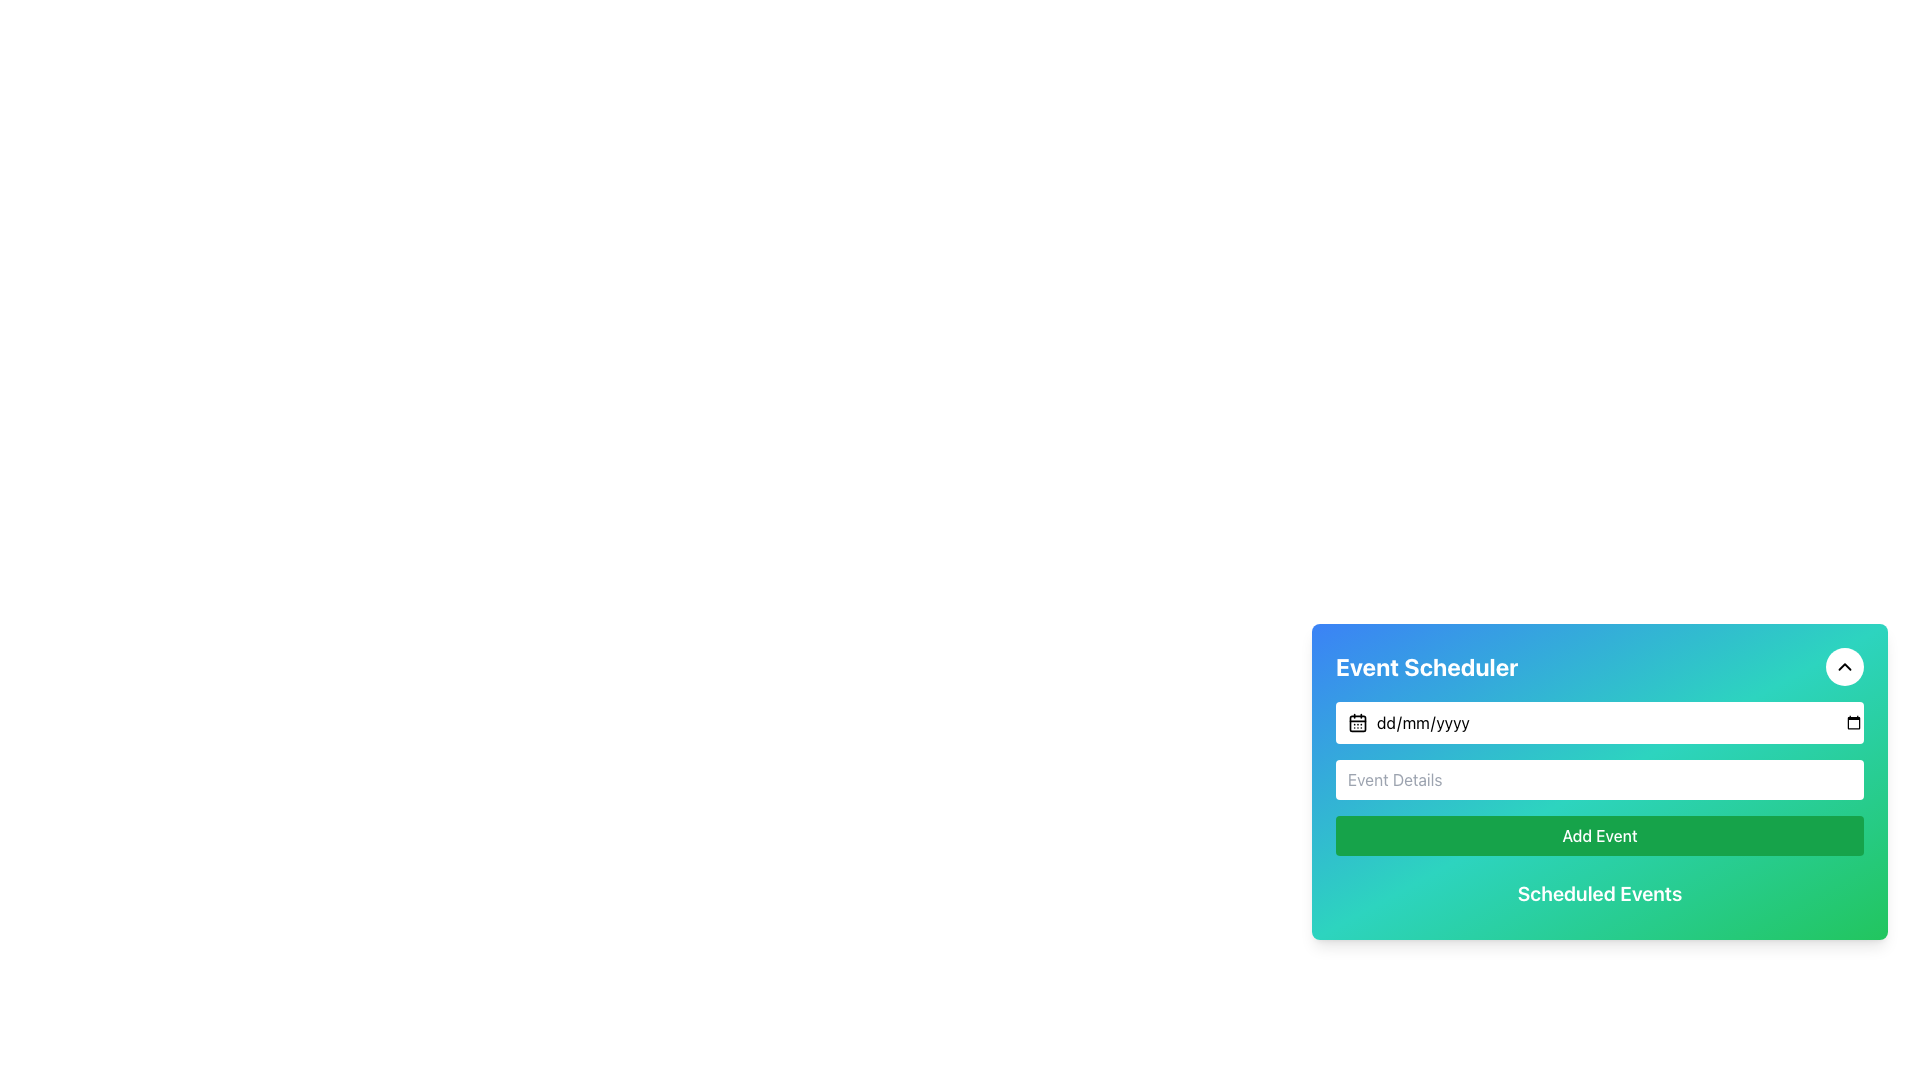 Image resolution: width=1920 pixels, height=1080 pixels. Describe the element at coordinates (1598, 893) in the screenshot. I see `the Text Label that serves as a section header for scheduled events, located at the bottom of the 'Event Scheduler' card, directly below the 'Add Event' button` at that location.